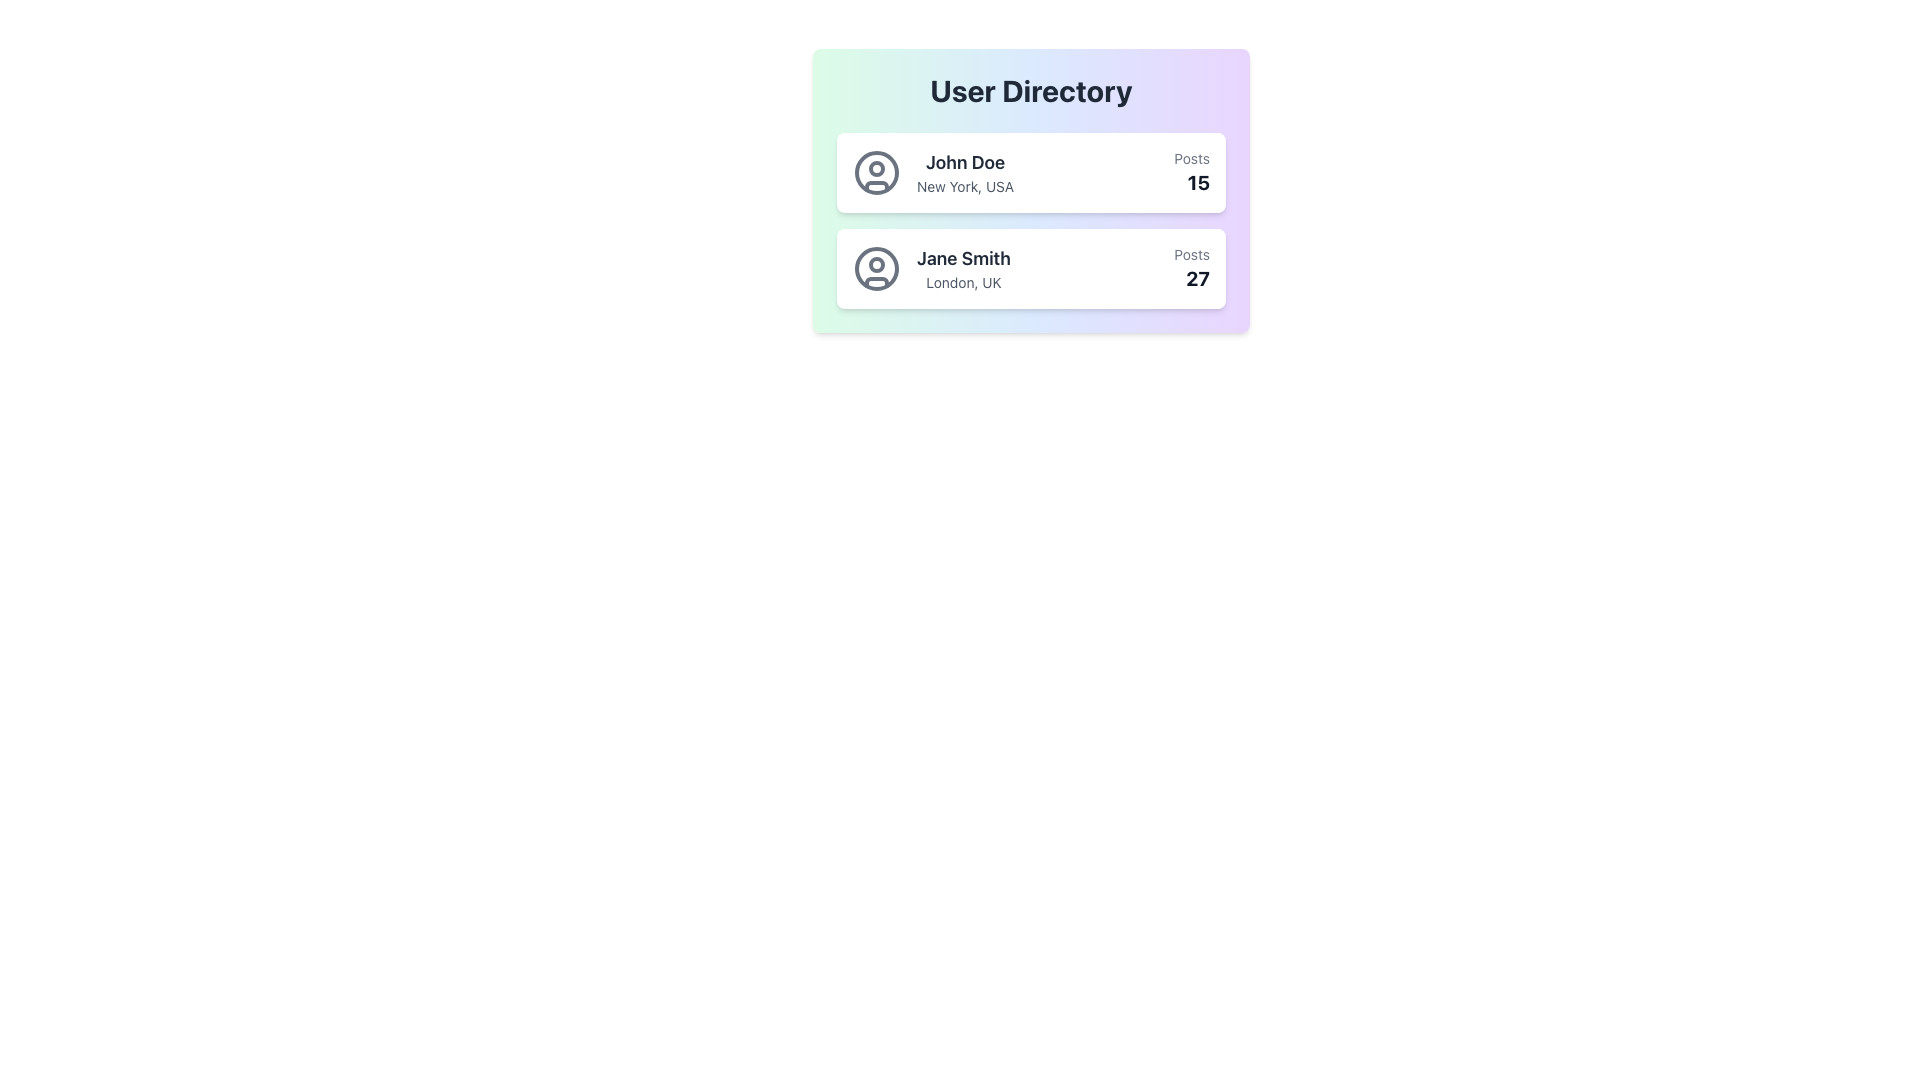  Describe the element at coordinates (877, 268) in the screenshot. I see `the user profile icon, which is a circular icon with a head-and-shoulders silhouette, located on the left side of the panel titled 'Jane Smith, London, UK, Posts: 27'` at that location.